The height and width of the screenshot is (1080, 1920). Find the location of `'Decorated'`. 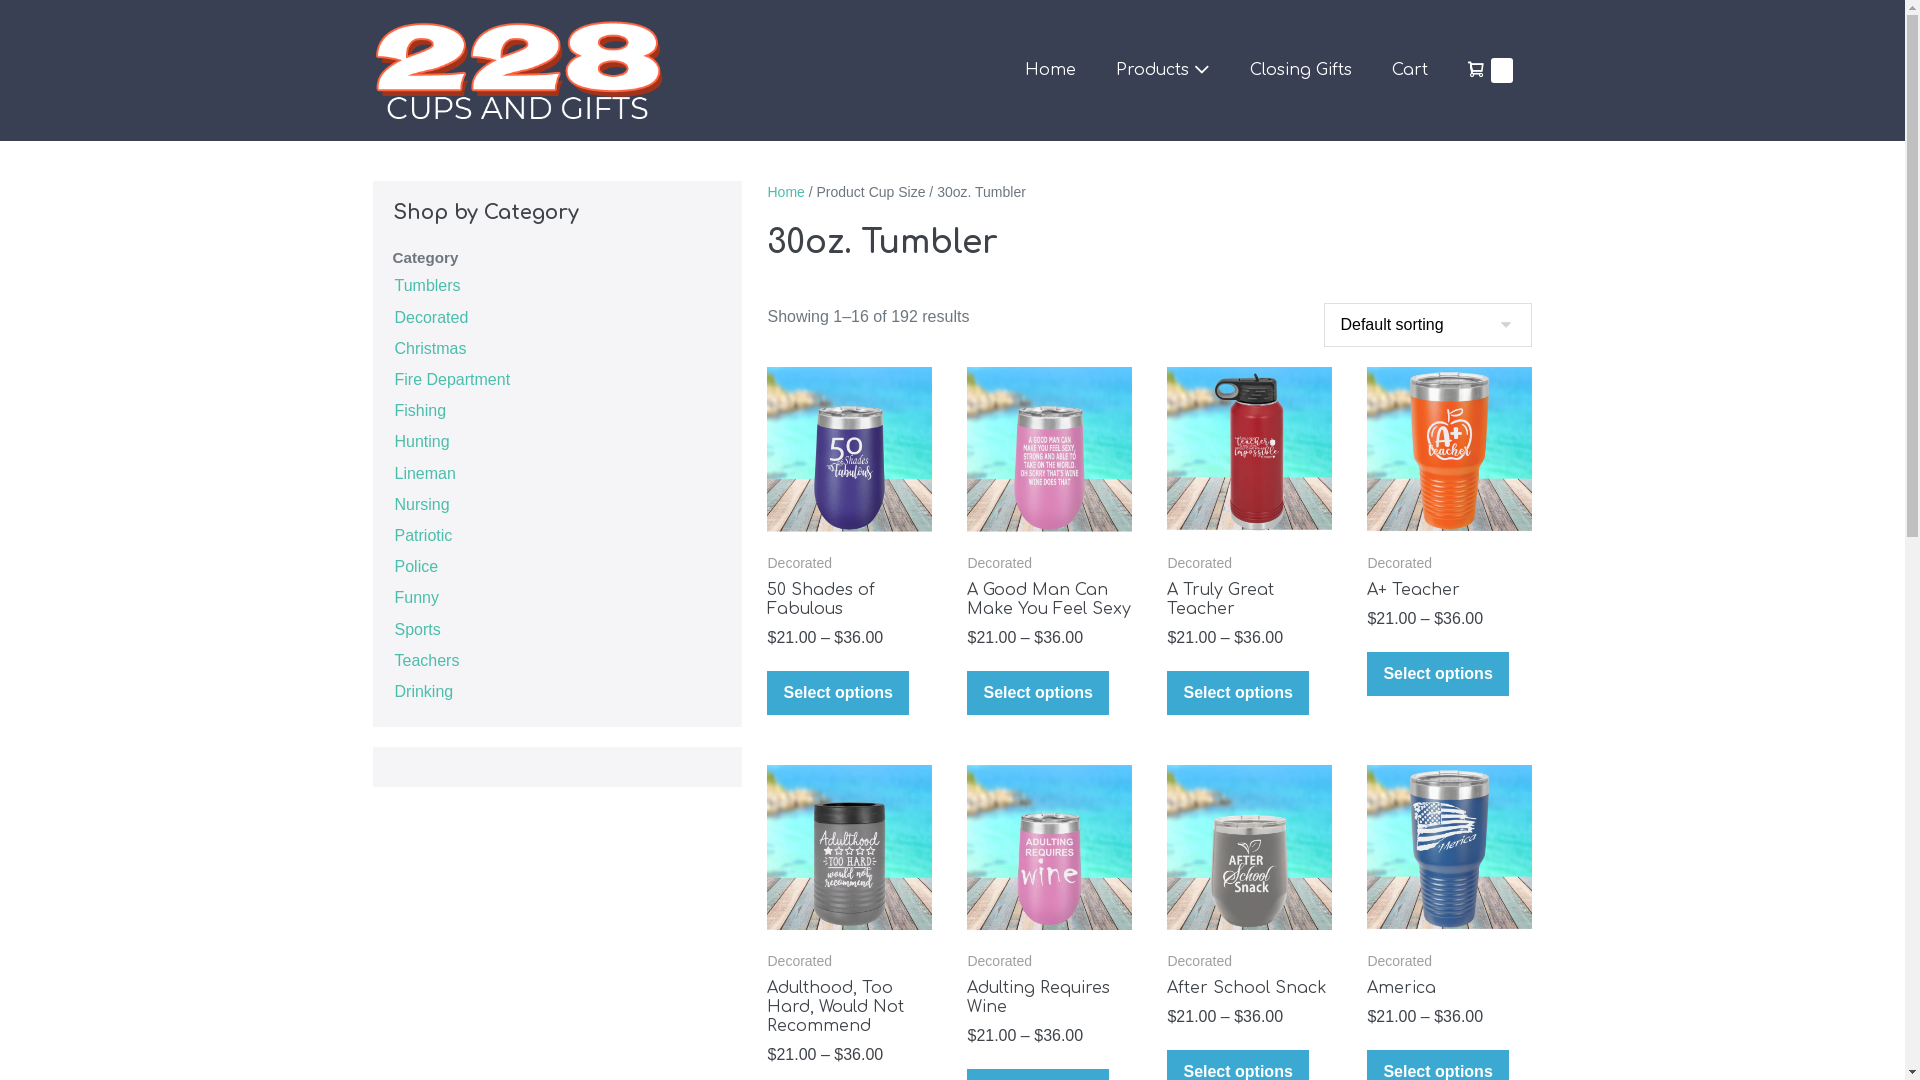

'Decorated' is located at coordinates (430, 315).